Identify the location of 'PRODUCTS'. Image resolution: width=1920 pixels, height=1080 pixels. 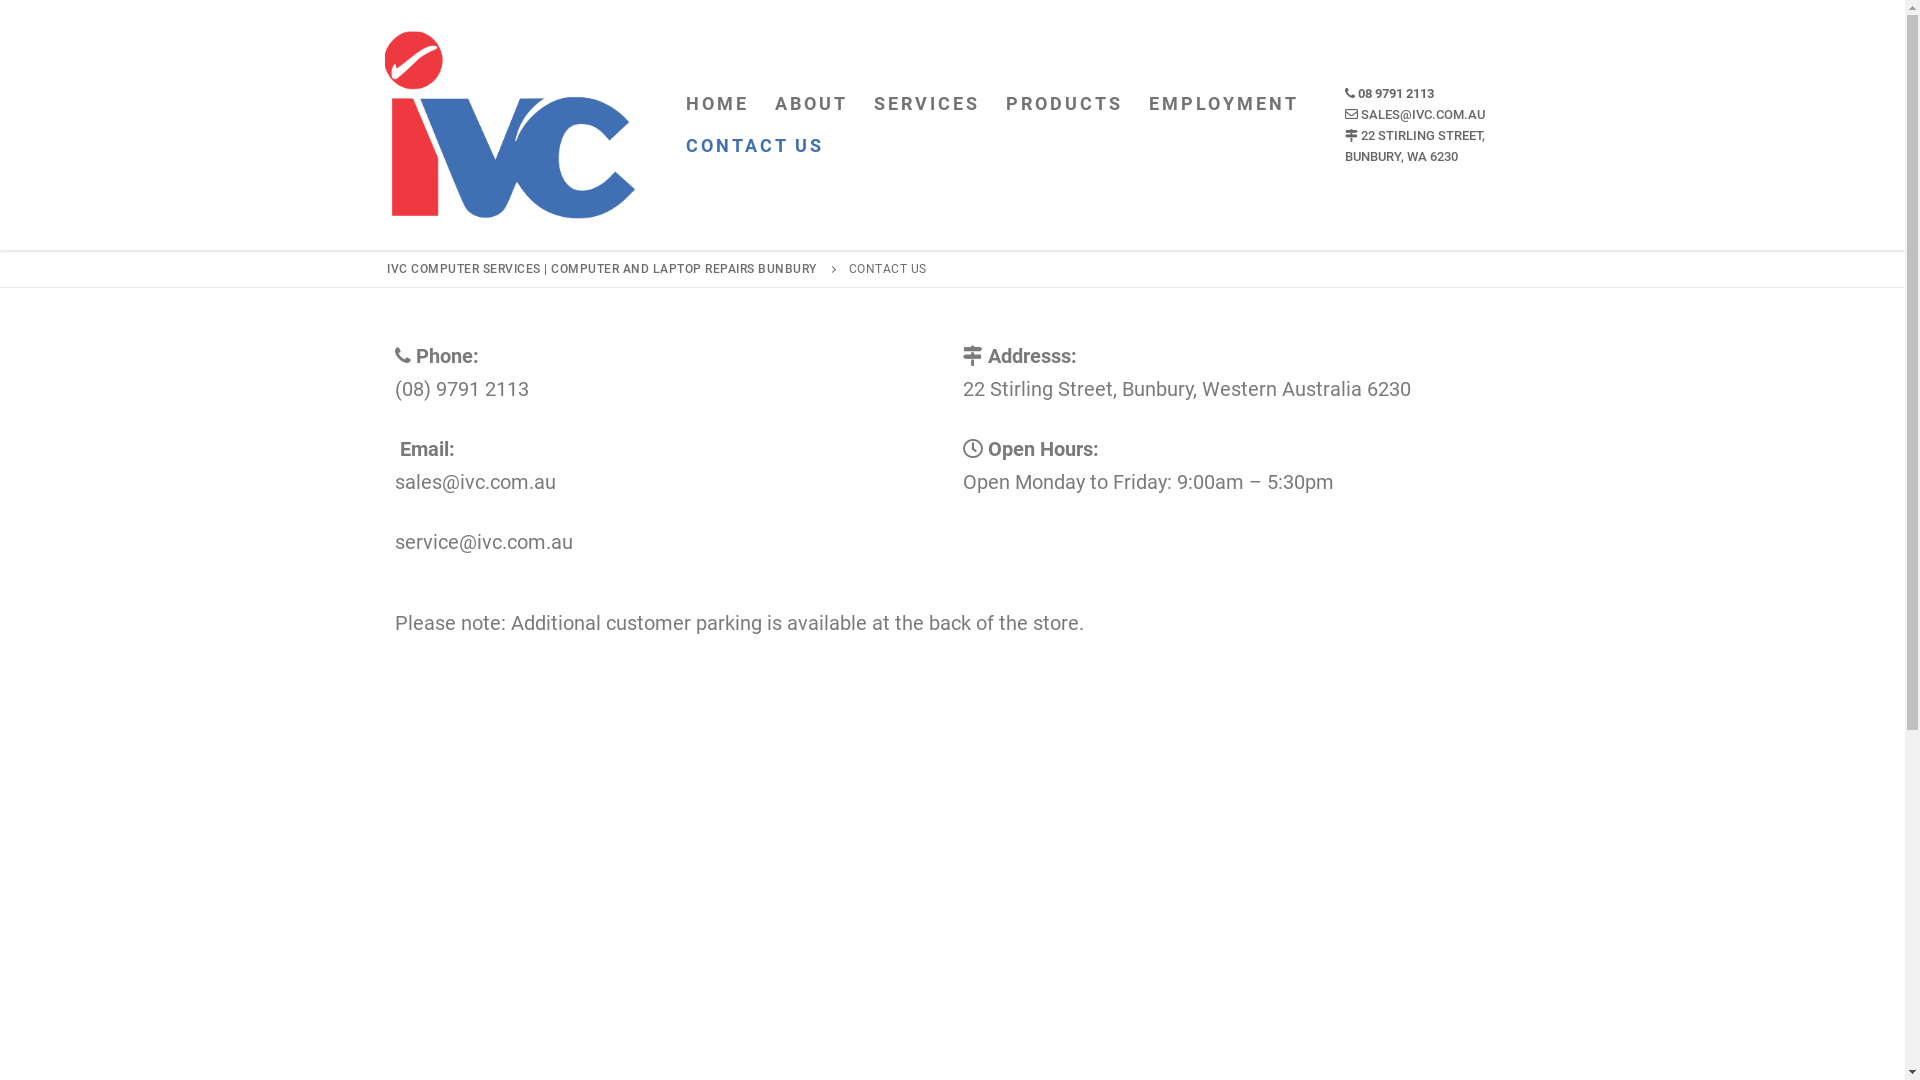
(1062, 104).